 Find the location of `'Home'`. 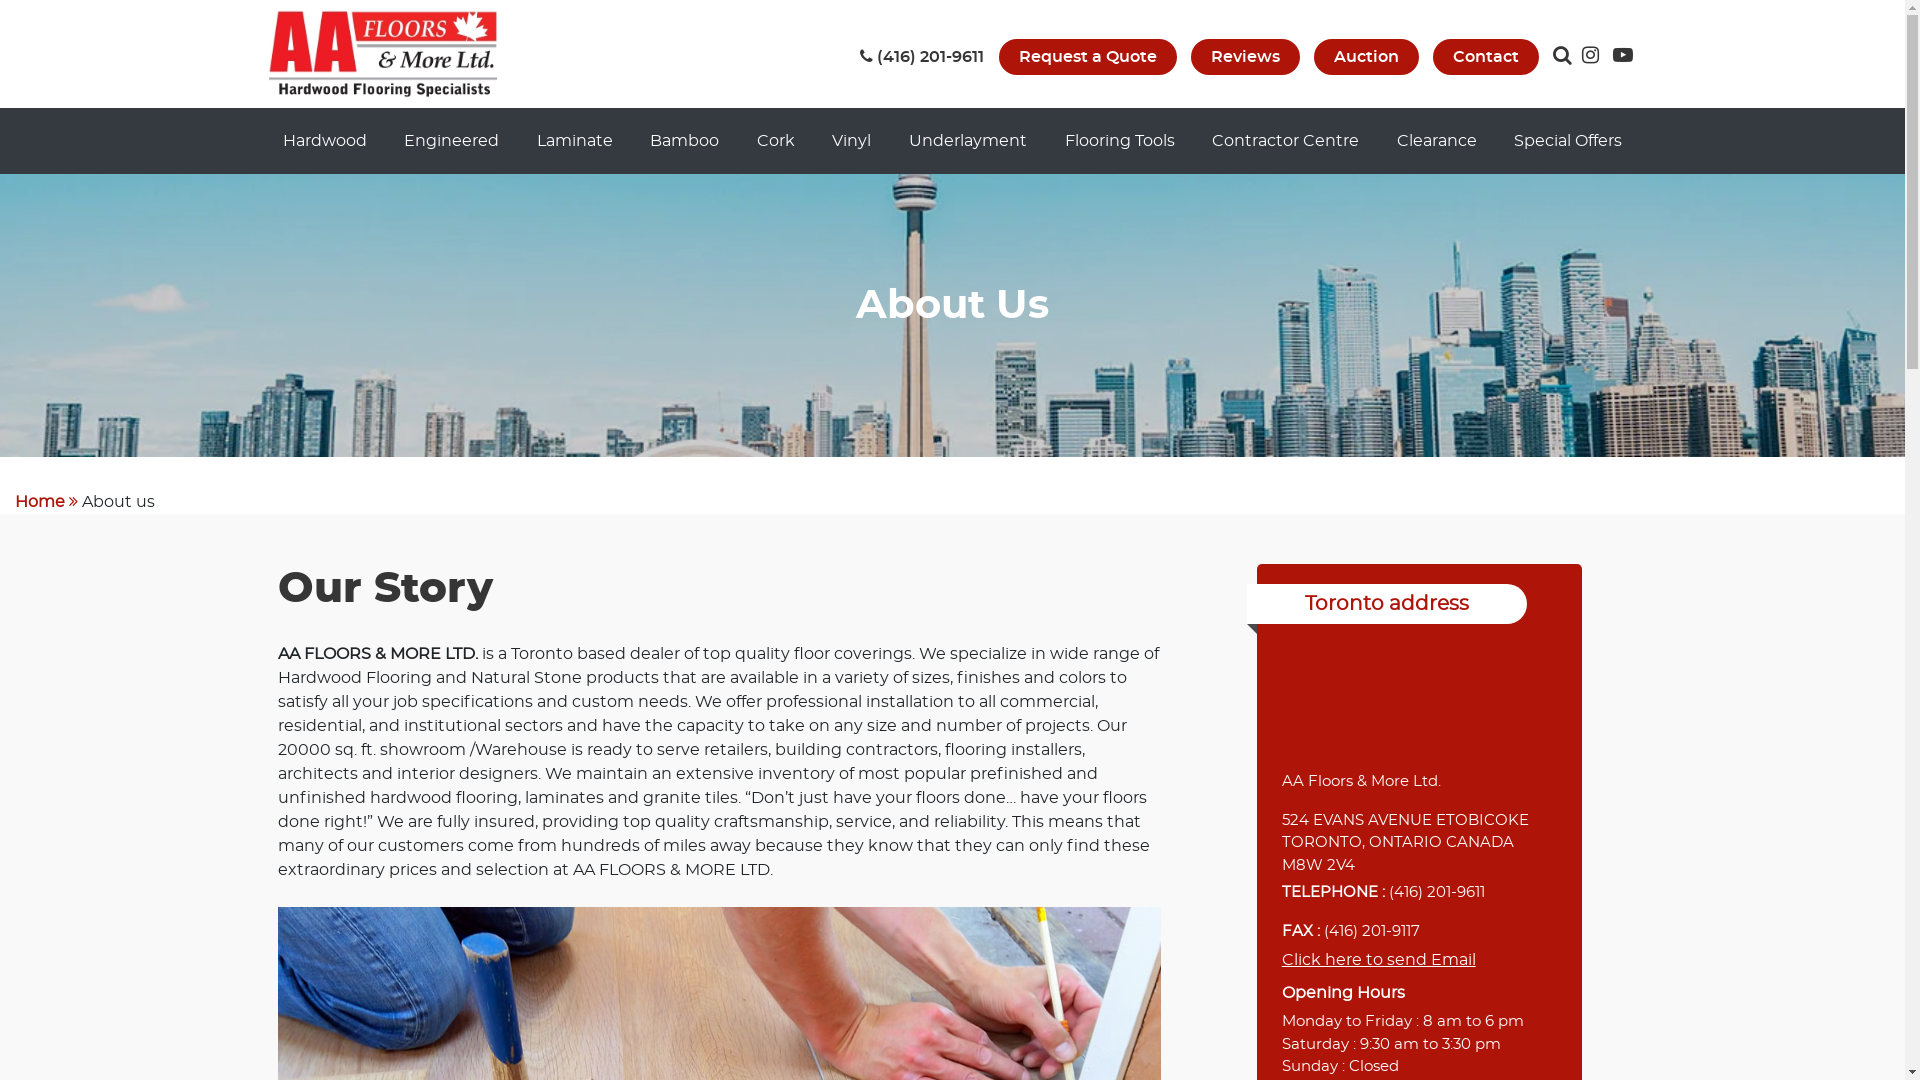

'Home' is located at coordinates (39, 500).